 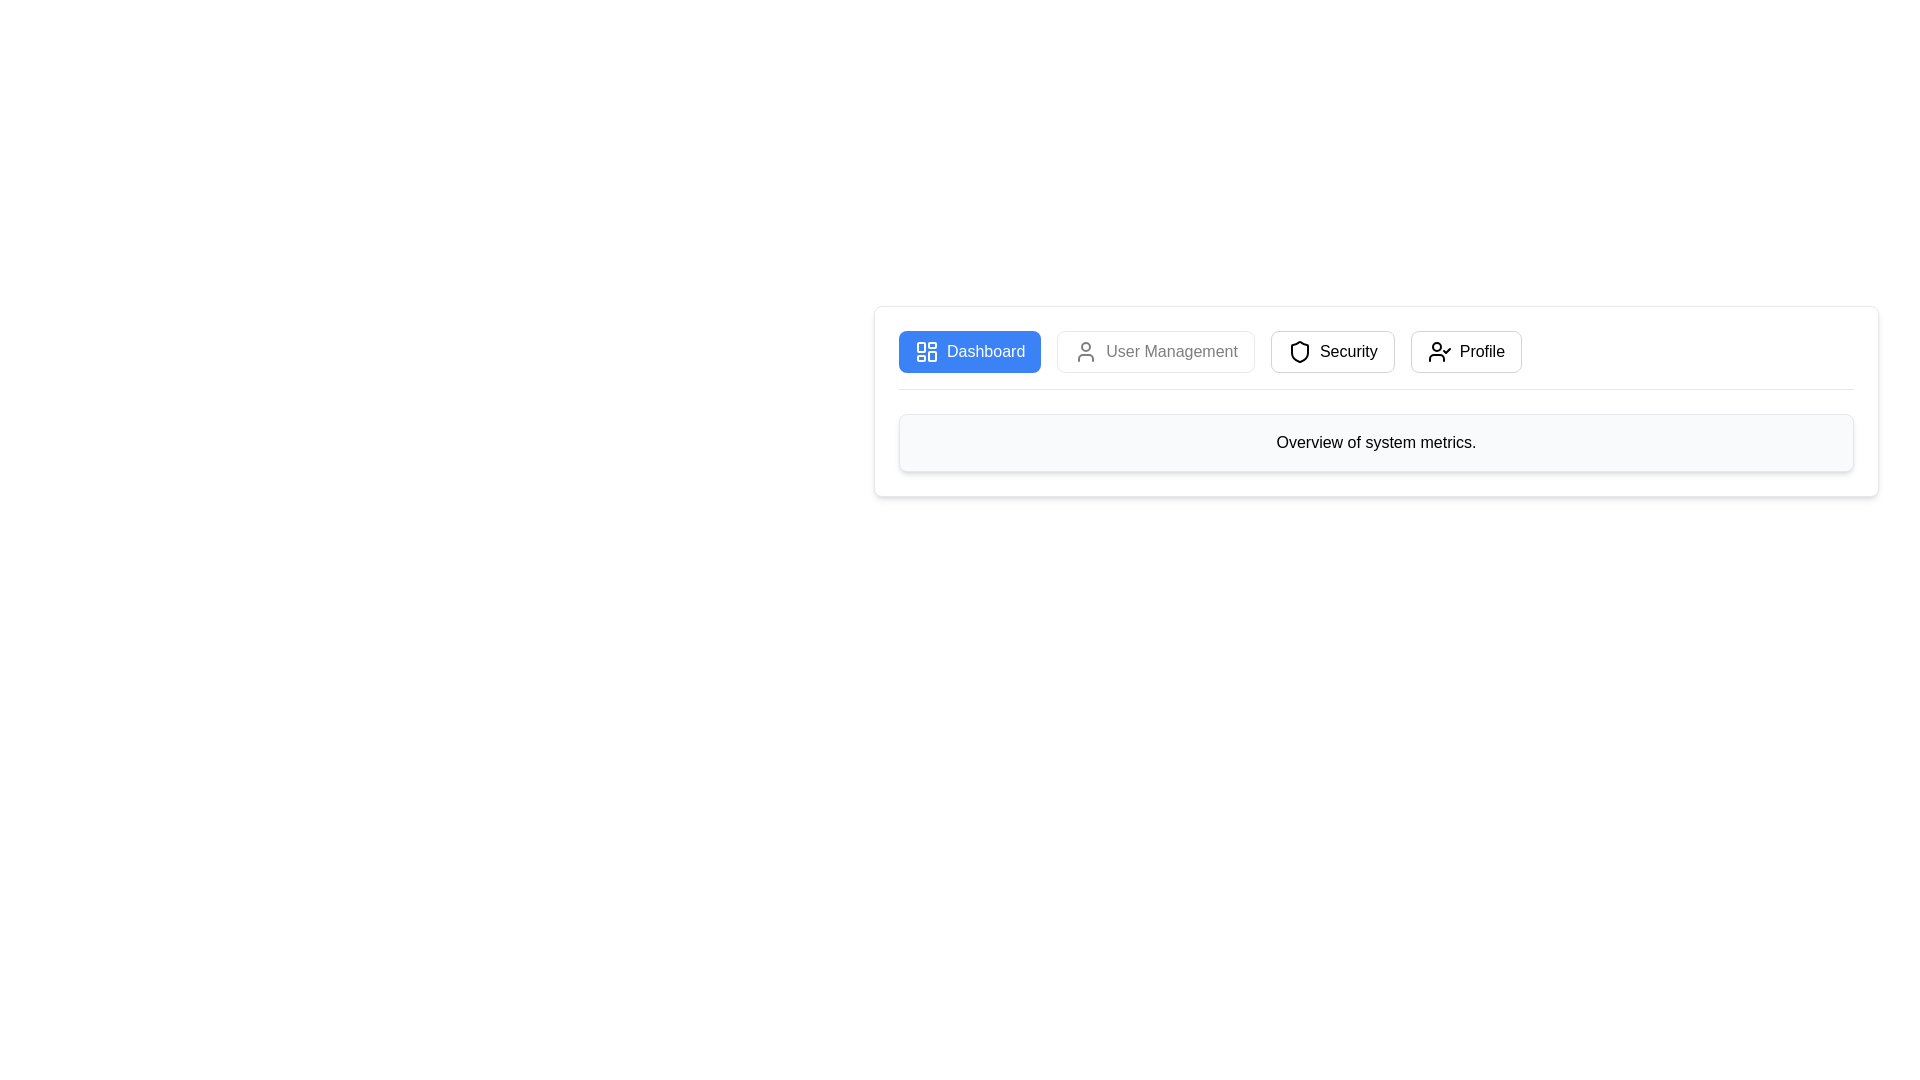 What do you see at coordinates (986, 350) in the screenshot?
I see `the 'Dashboard' text label within the navigation button` at bounding box center [986, 350].